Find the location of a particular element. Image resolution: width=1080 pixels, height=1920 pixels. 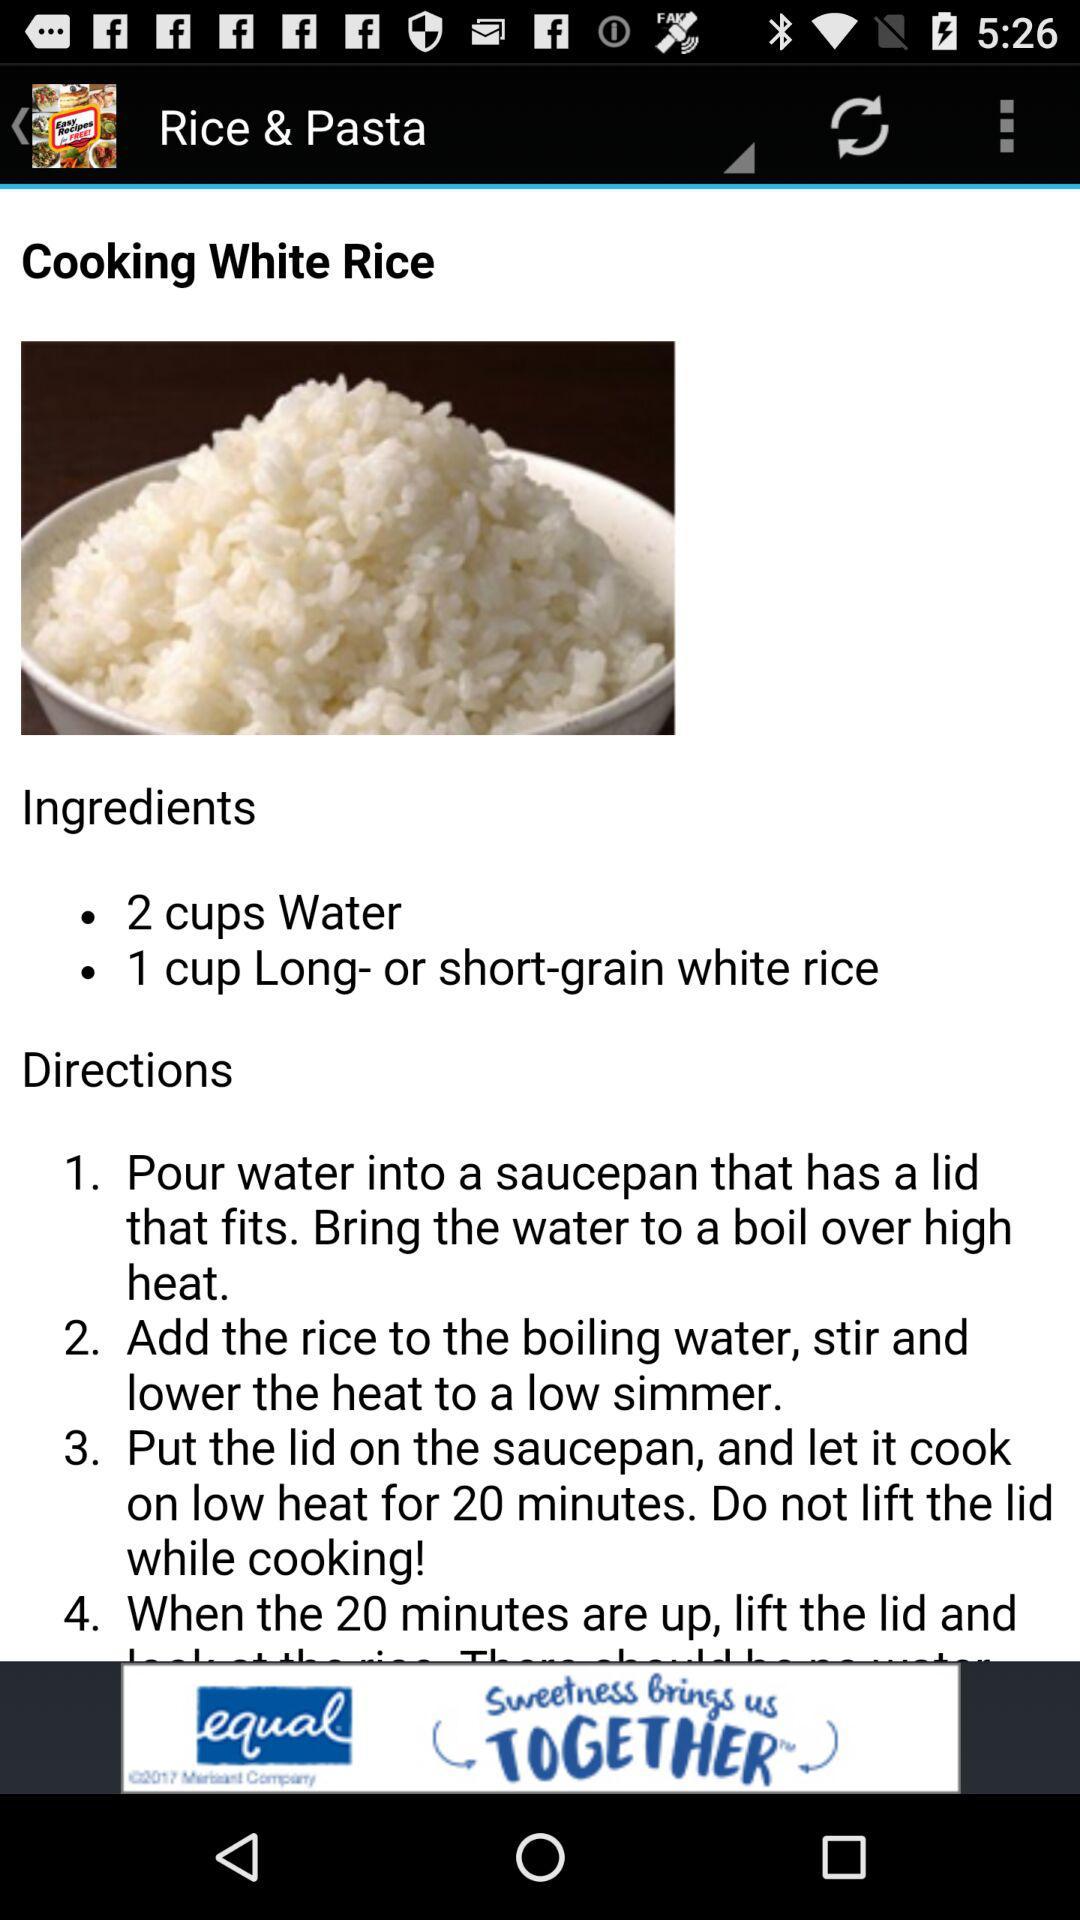

recipe box is located at coordinates (540, 924).